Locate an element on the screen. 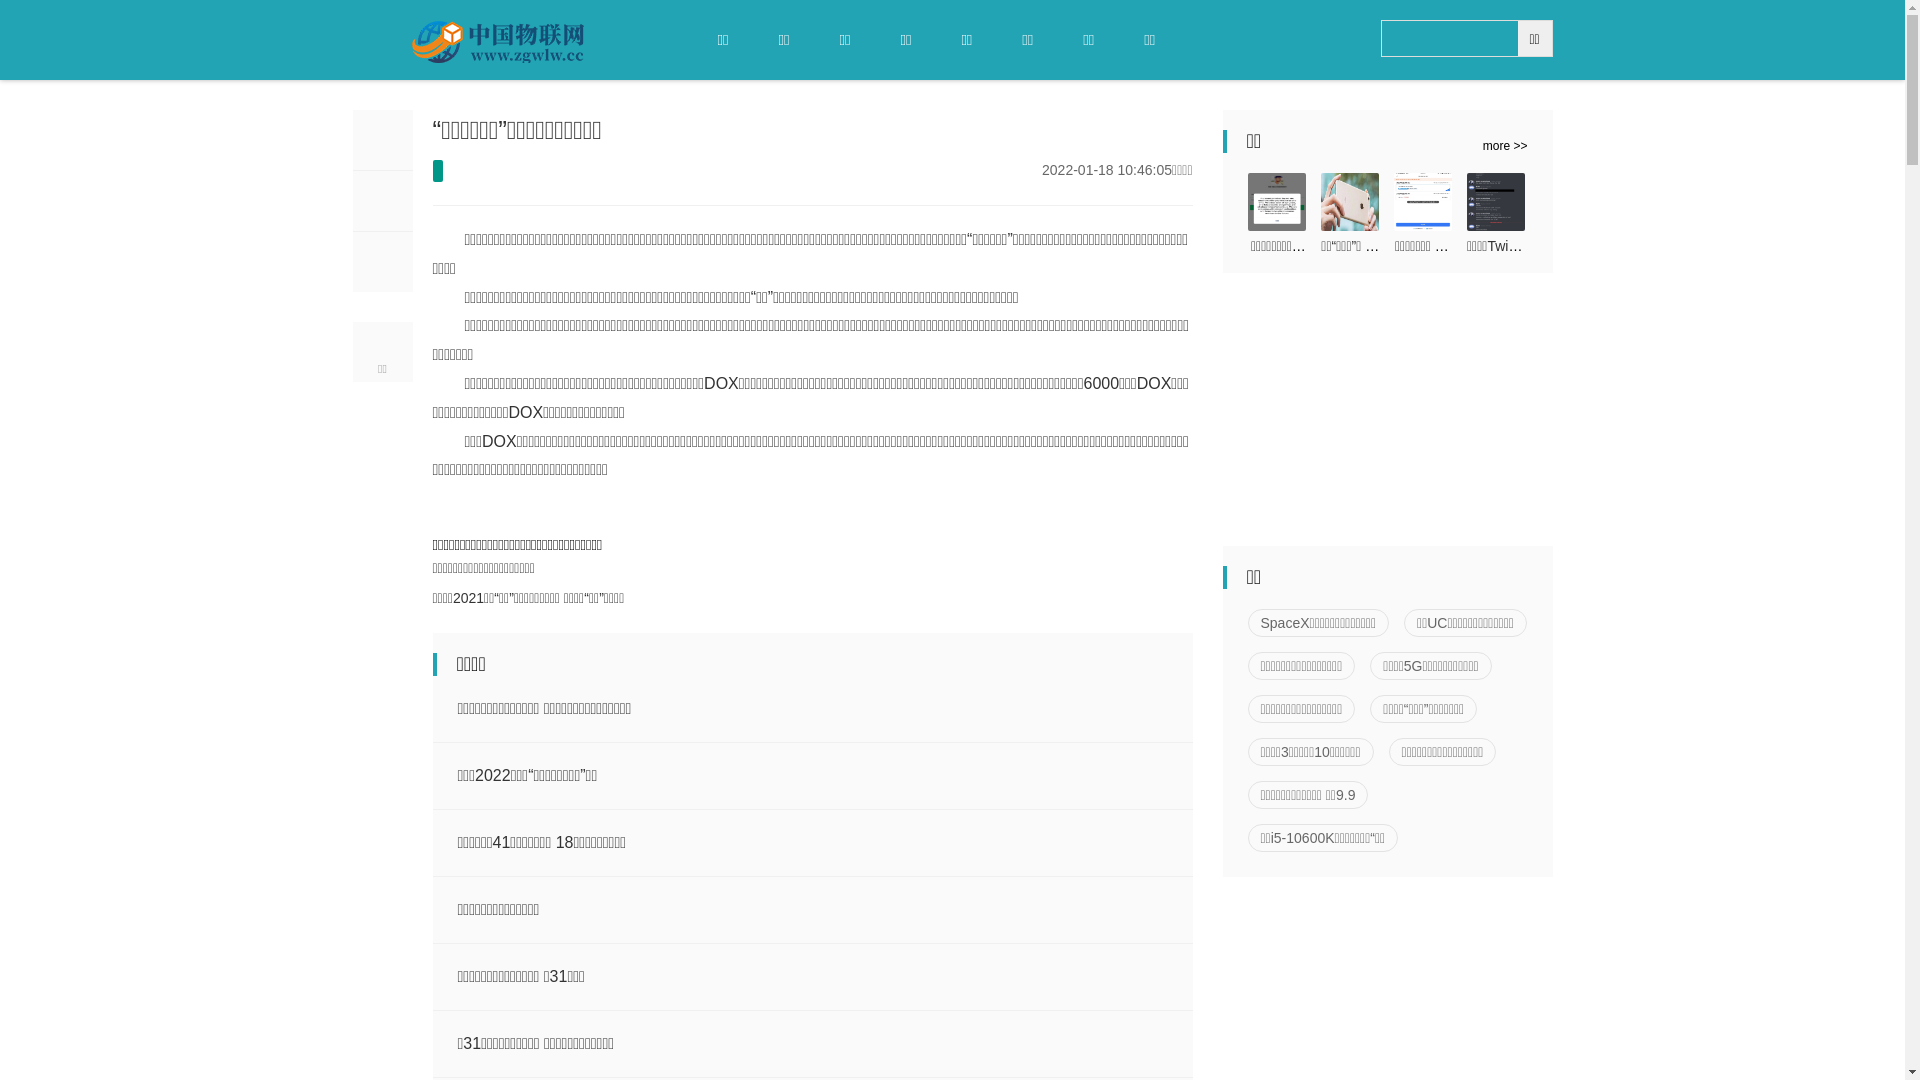 The height and width of the screenshot is (1080, 1920). 'Advertisement' is located at coordinates (1371, 416).